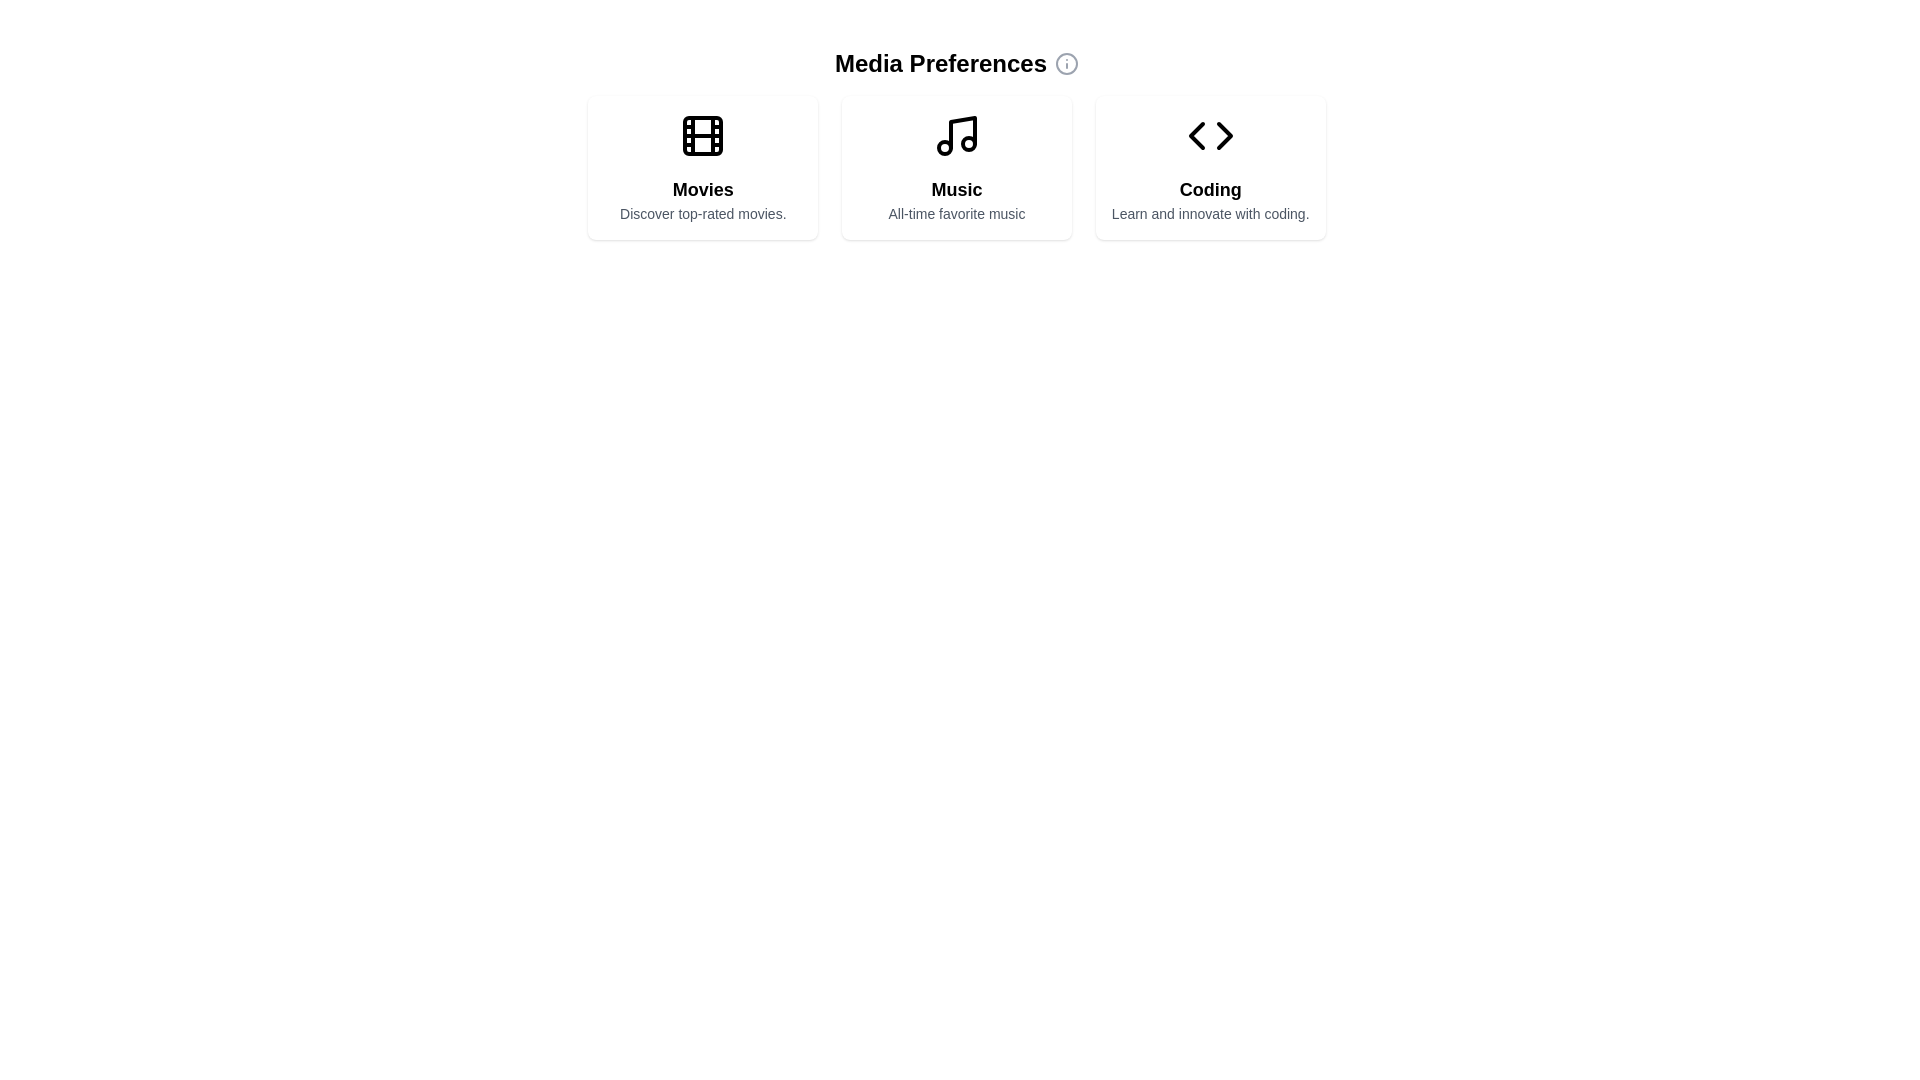 The width and height of the screenshot is (1920, 1080). I want to click on the decorative element that represents the film reel icon in the 'Movies' preference option, located at the center of the icon, so click(703, 135).